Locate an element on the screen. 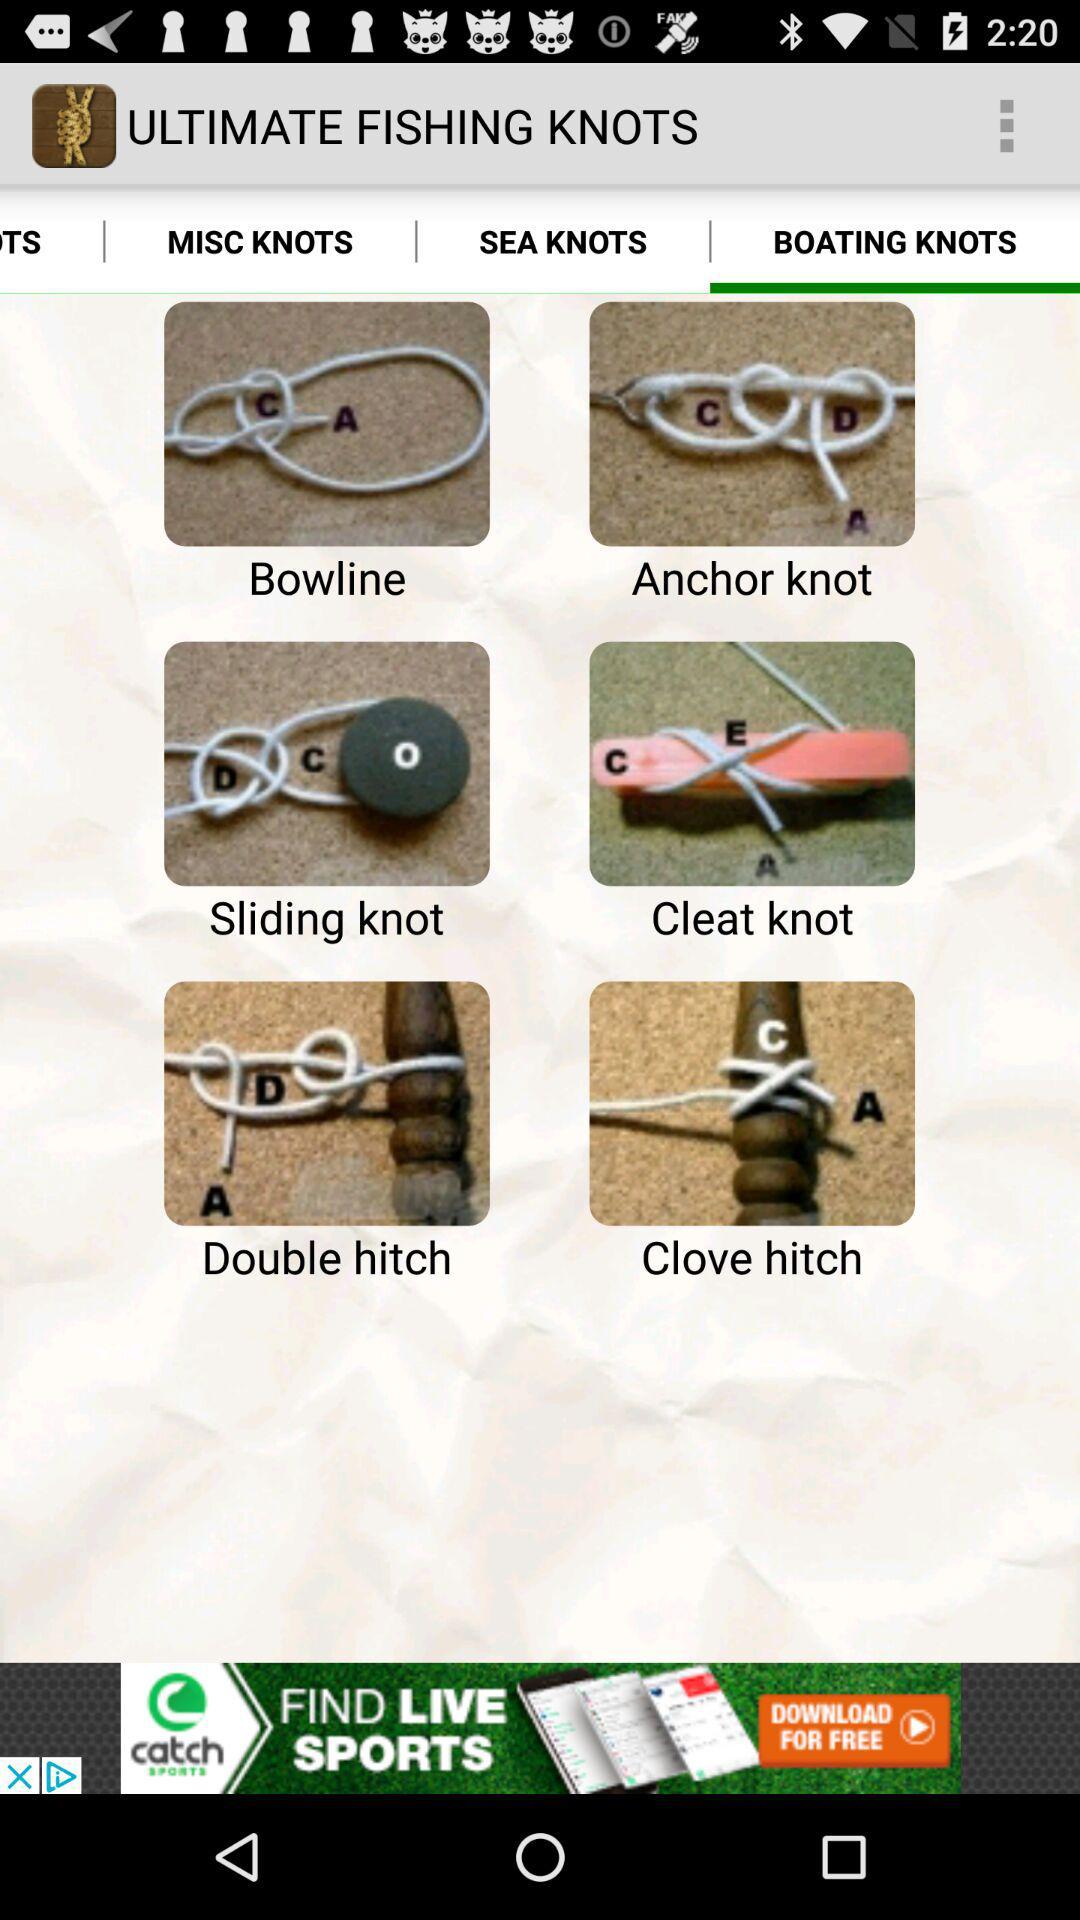 The height and width of the screenshot is (1920, 1080). click the picture is located at coordinates (752, 762).